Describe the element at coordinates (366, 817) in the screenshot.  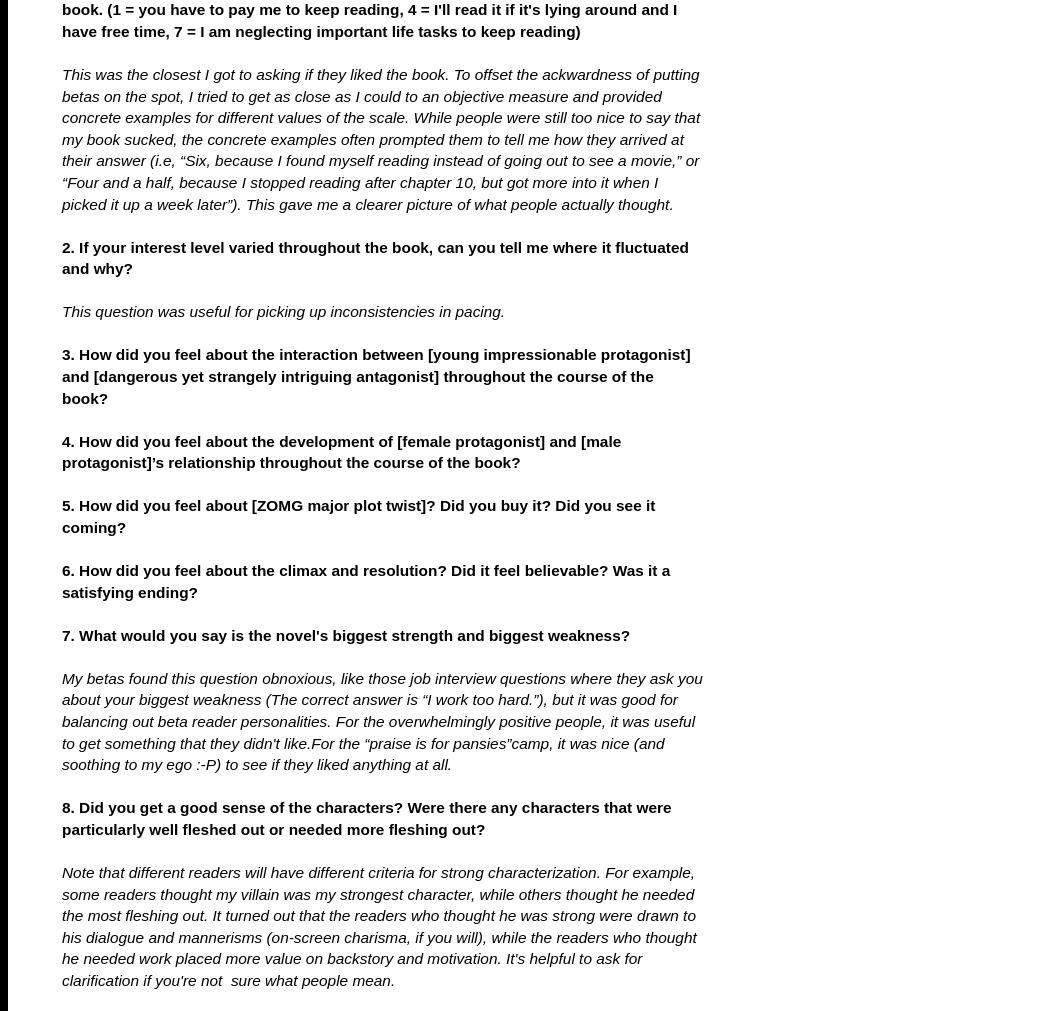
I see `'8.  Did you get a good sense of the characters?  Were there any characters that were particularly well fleshed out or needed more fleshing out?'` at that location.